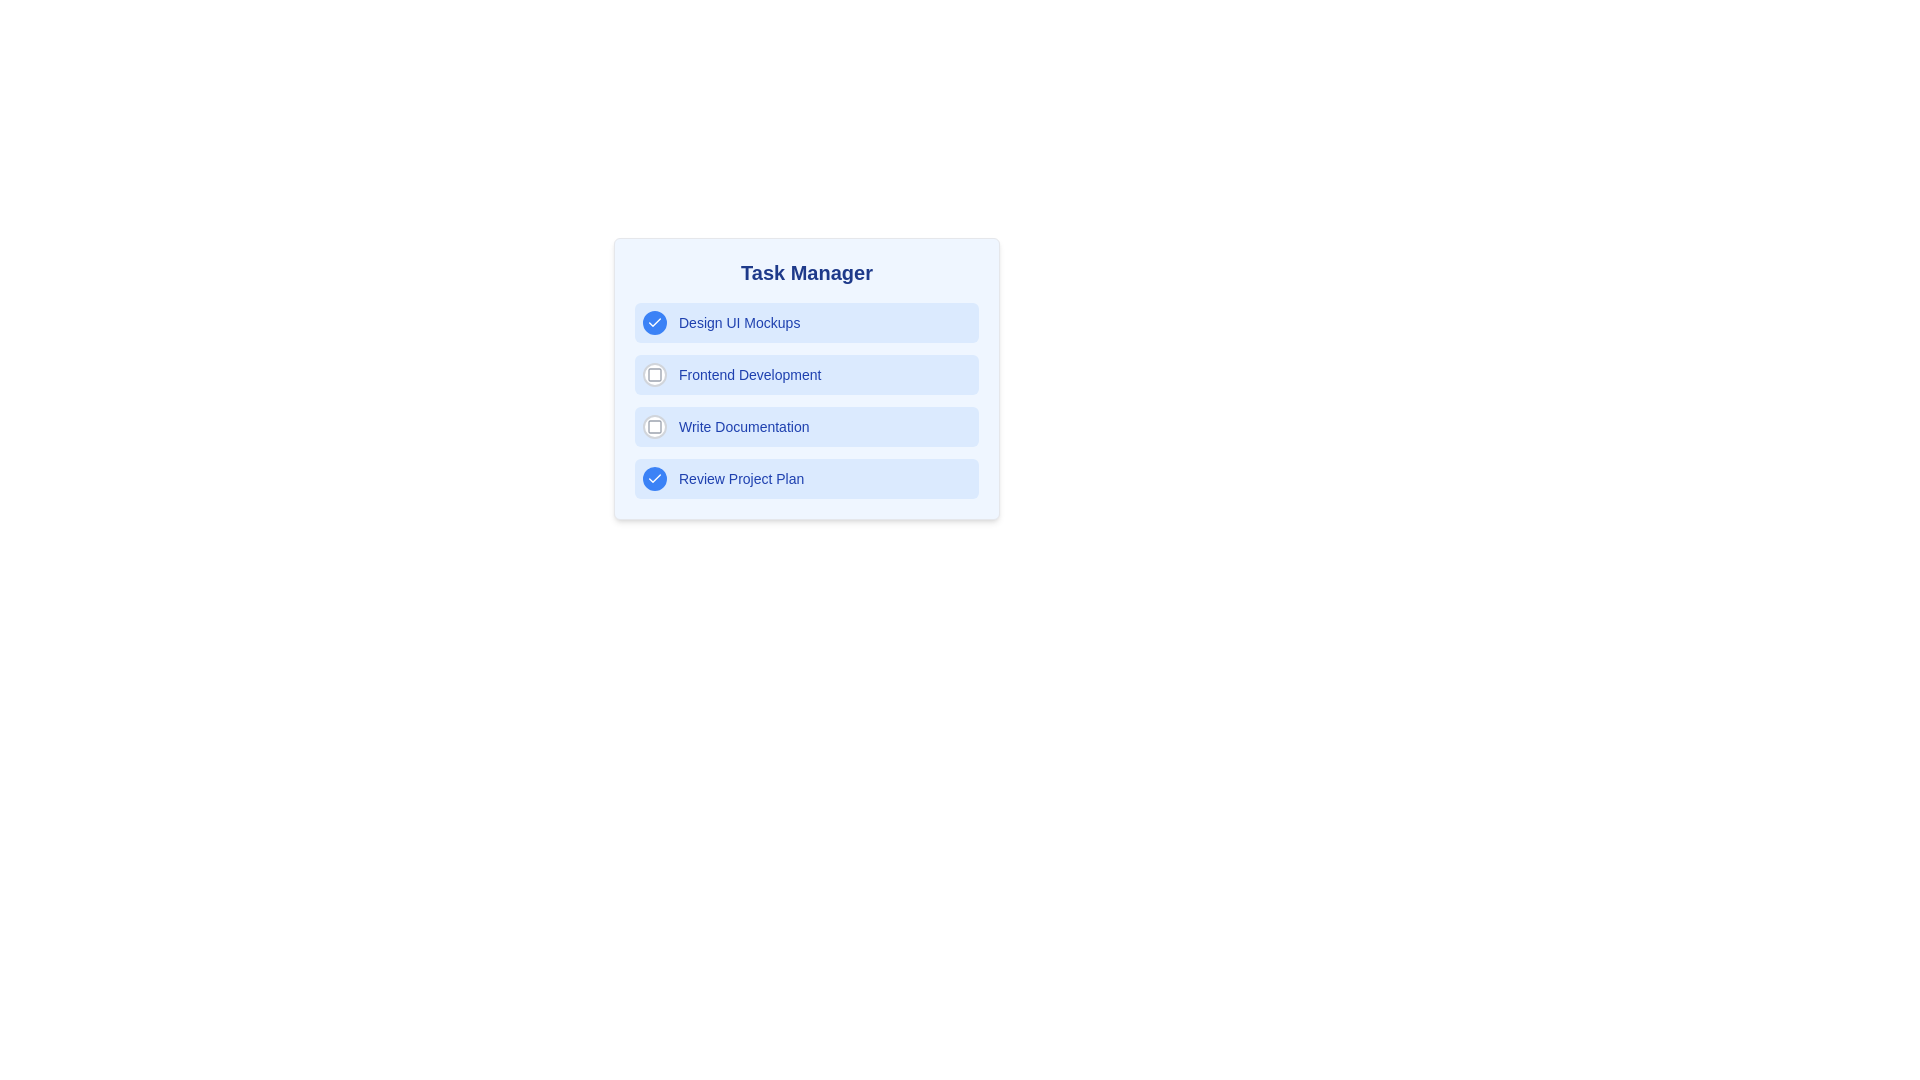  What do you see at coordinates (806, 322) in the screenshot?
I see `the task Design UI Mockups to reveal additional actions or effects` at bounding box center [806, 322].